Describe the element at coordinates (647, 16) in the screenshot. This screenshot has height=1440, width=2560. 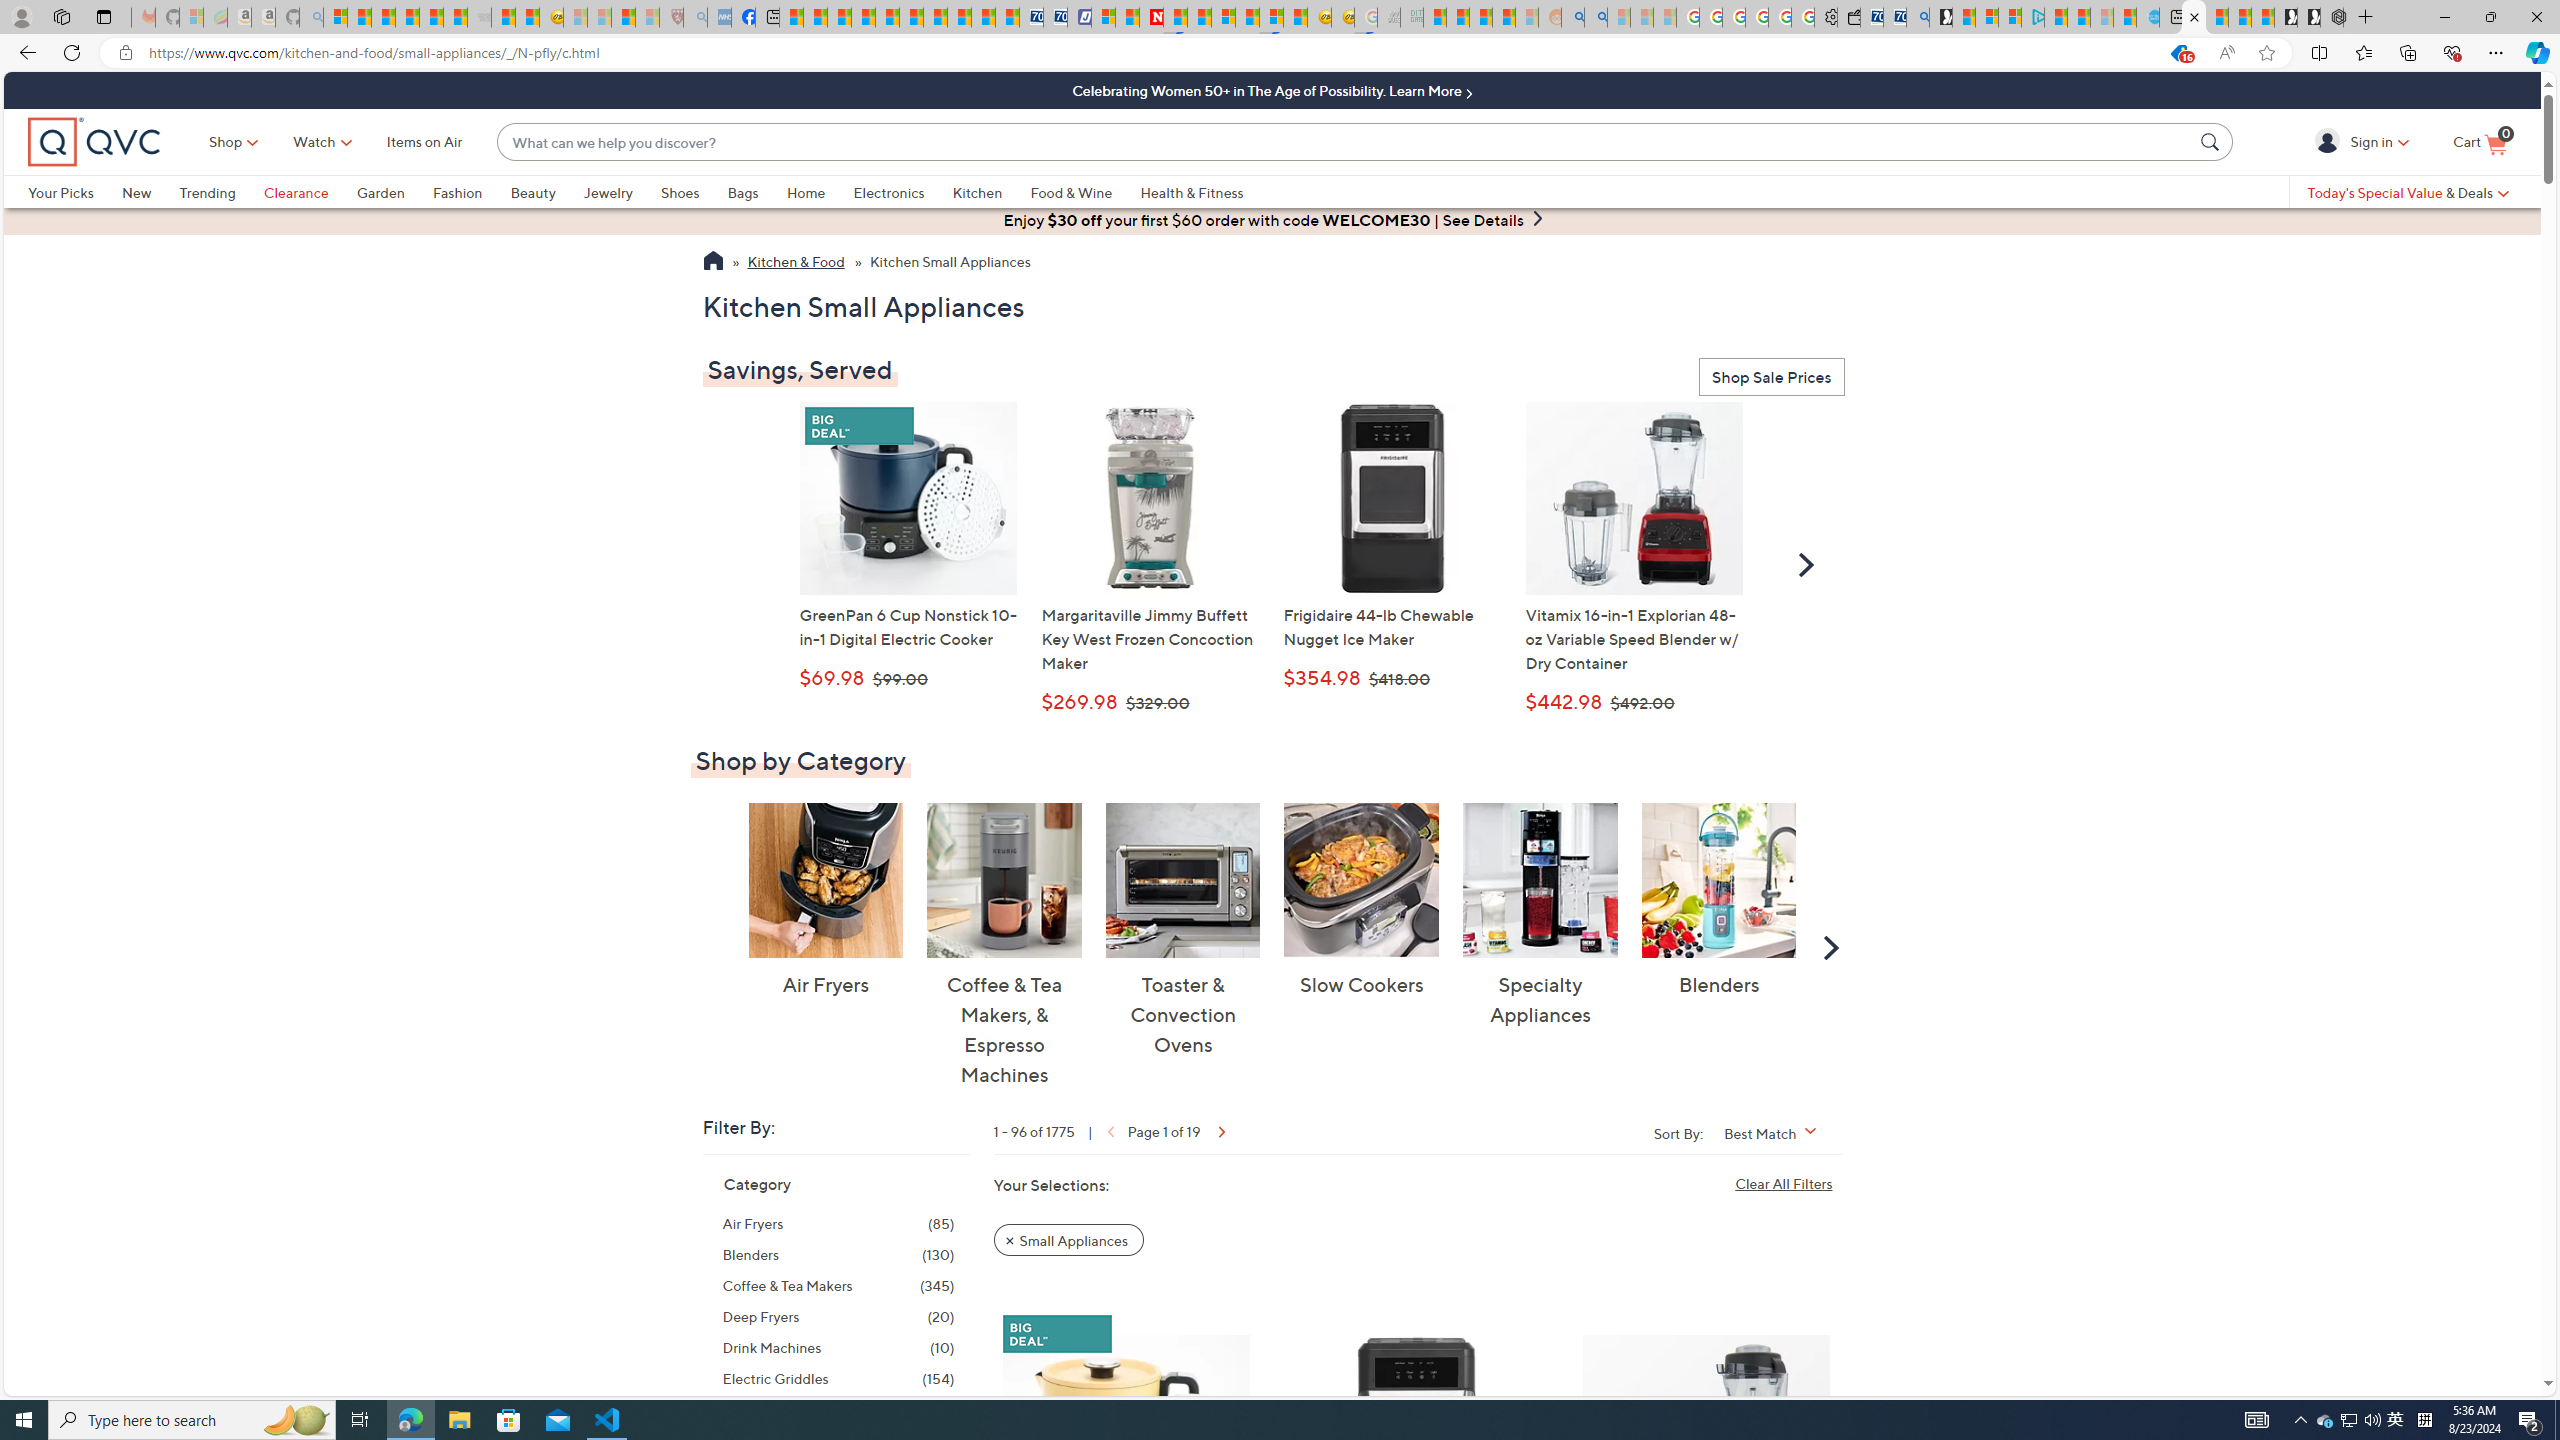
I see `'12 Popular Science Lies that Must be Corrected - Sleeping'` at that location.